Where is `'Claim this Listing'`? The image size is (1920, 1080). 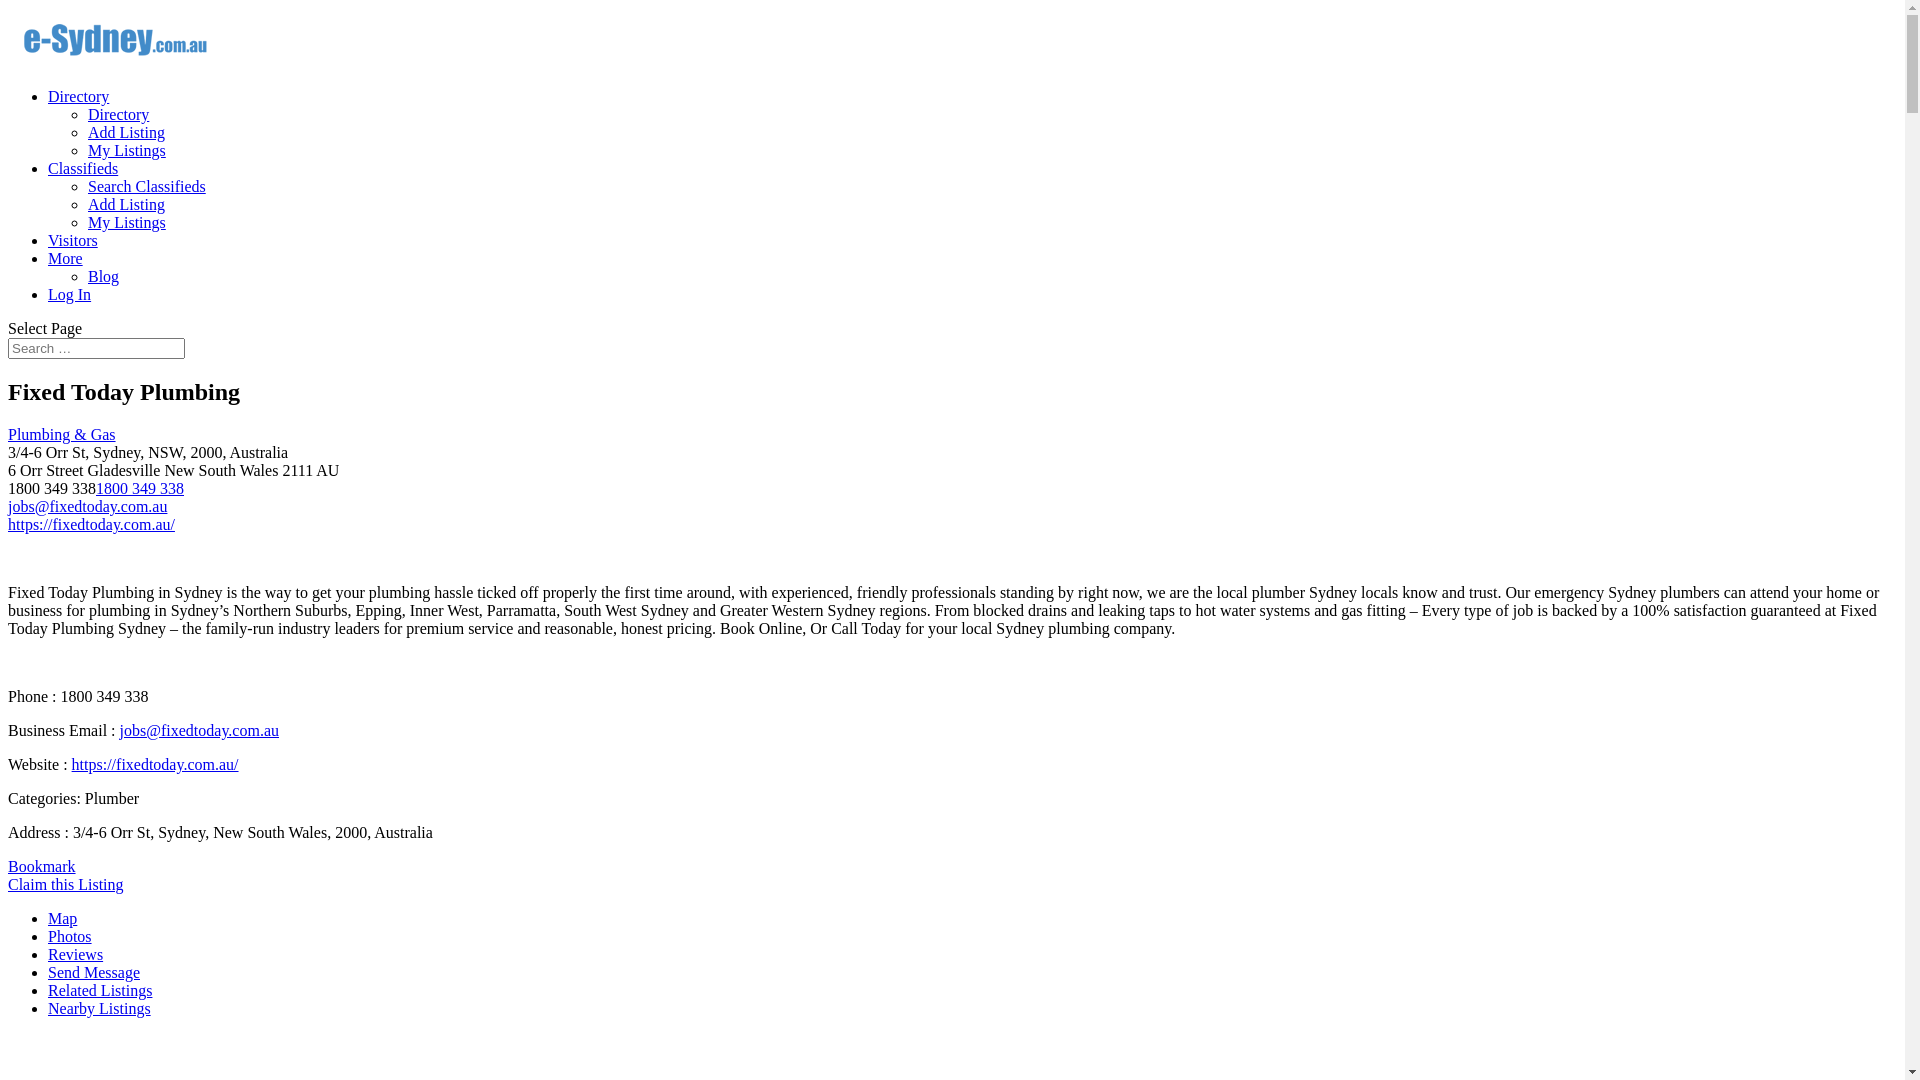
'Claim this Listing' is located at coordinates (66, 883).